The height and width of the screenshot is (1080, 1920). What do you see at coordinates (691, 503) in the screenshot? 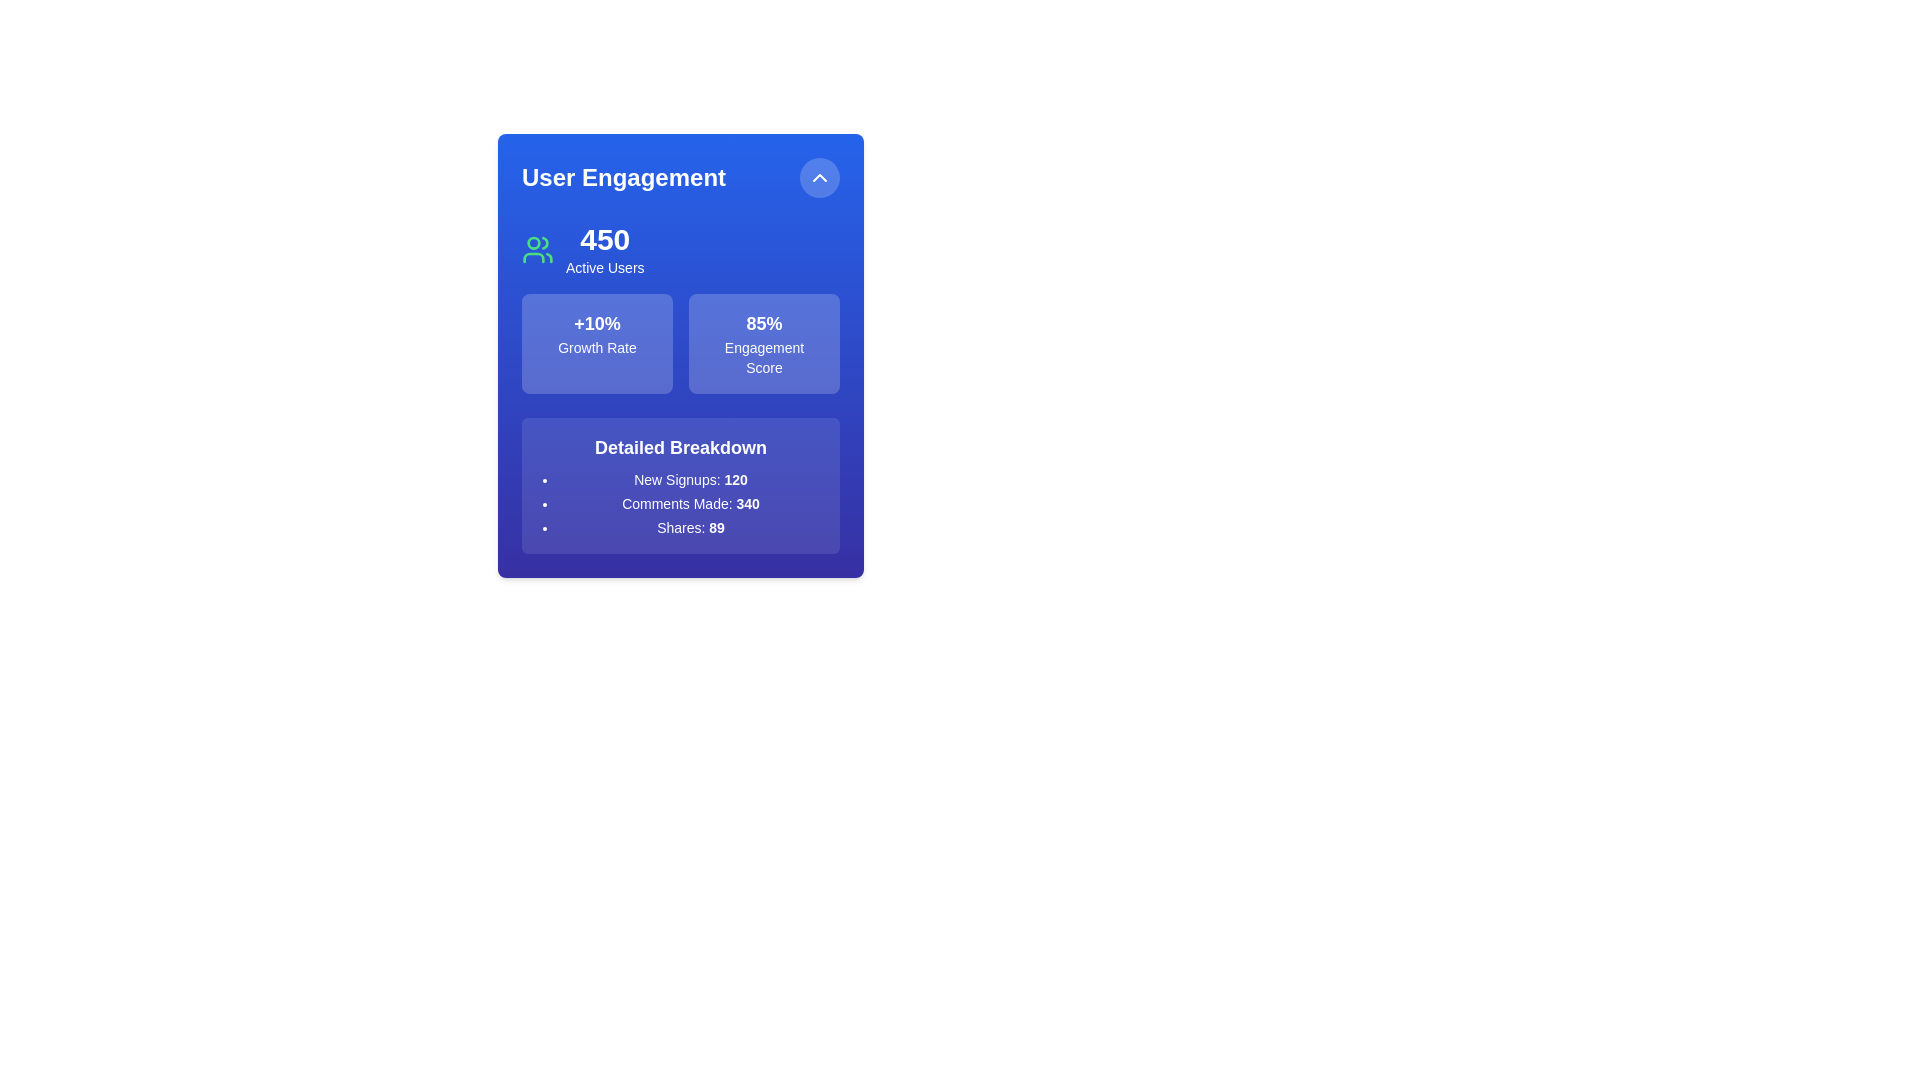
I see `the text display that shows the count of comments made, which is the second item in the 'Detailed Breakdown' section` at bounding box center [691, 503].